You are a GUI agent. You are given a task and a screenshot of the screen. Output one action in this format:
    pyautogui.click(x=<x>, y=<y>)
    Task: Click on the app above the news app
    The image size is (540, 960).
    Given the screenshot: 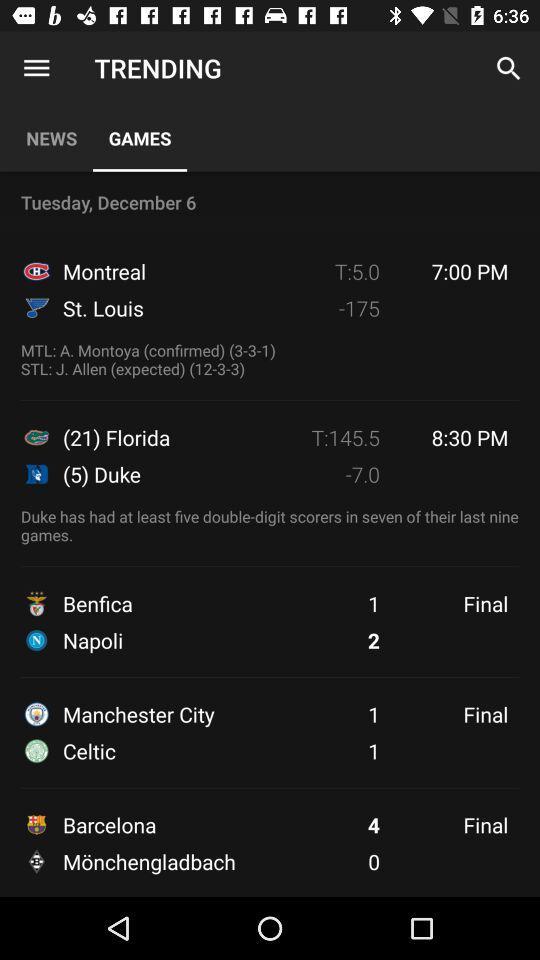 What is the action you would take?
    pyautogui.click(x=36, y=68)
    